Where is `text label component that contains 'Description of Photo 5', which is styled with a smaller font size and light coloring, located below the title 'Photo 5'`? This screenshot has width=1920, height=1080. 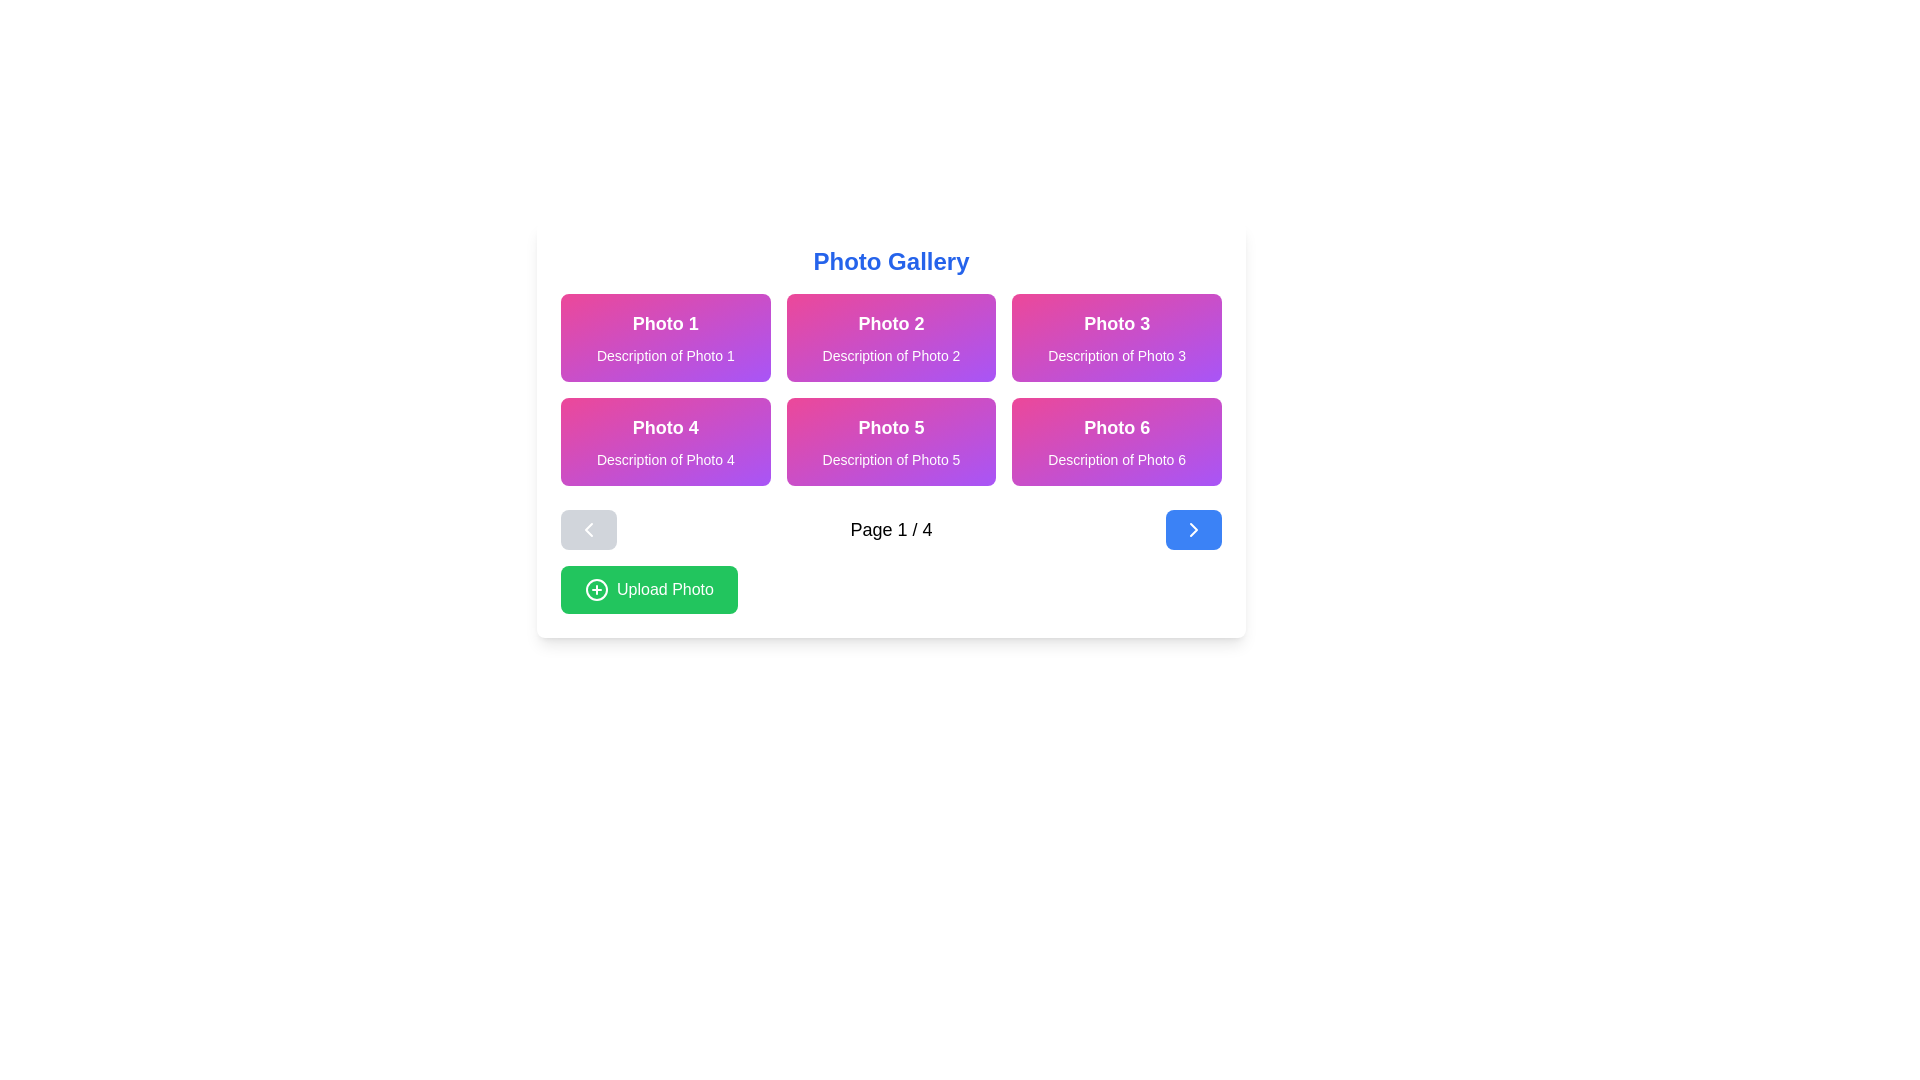 text label component that contains 'Description of Photo 5', which is styled with a smaller font size and light coloring, located below the title 'Photo 5' is located at coordinates (890, 459).